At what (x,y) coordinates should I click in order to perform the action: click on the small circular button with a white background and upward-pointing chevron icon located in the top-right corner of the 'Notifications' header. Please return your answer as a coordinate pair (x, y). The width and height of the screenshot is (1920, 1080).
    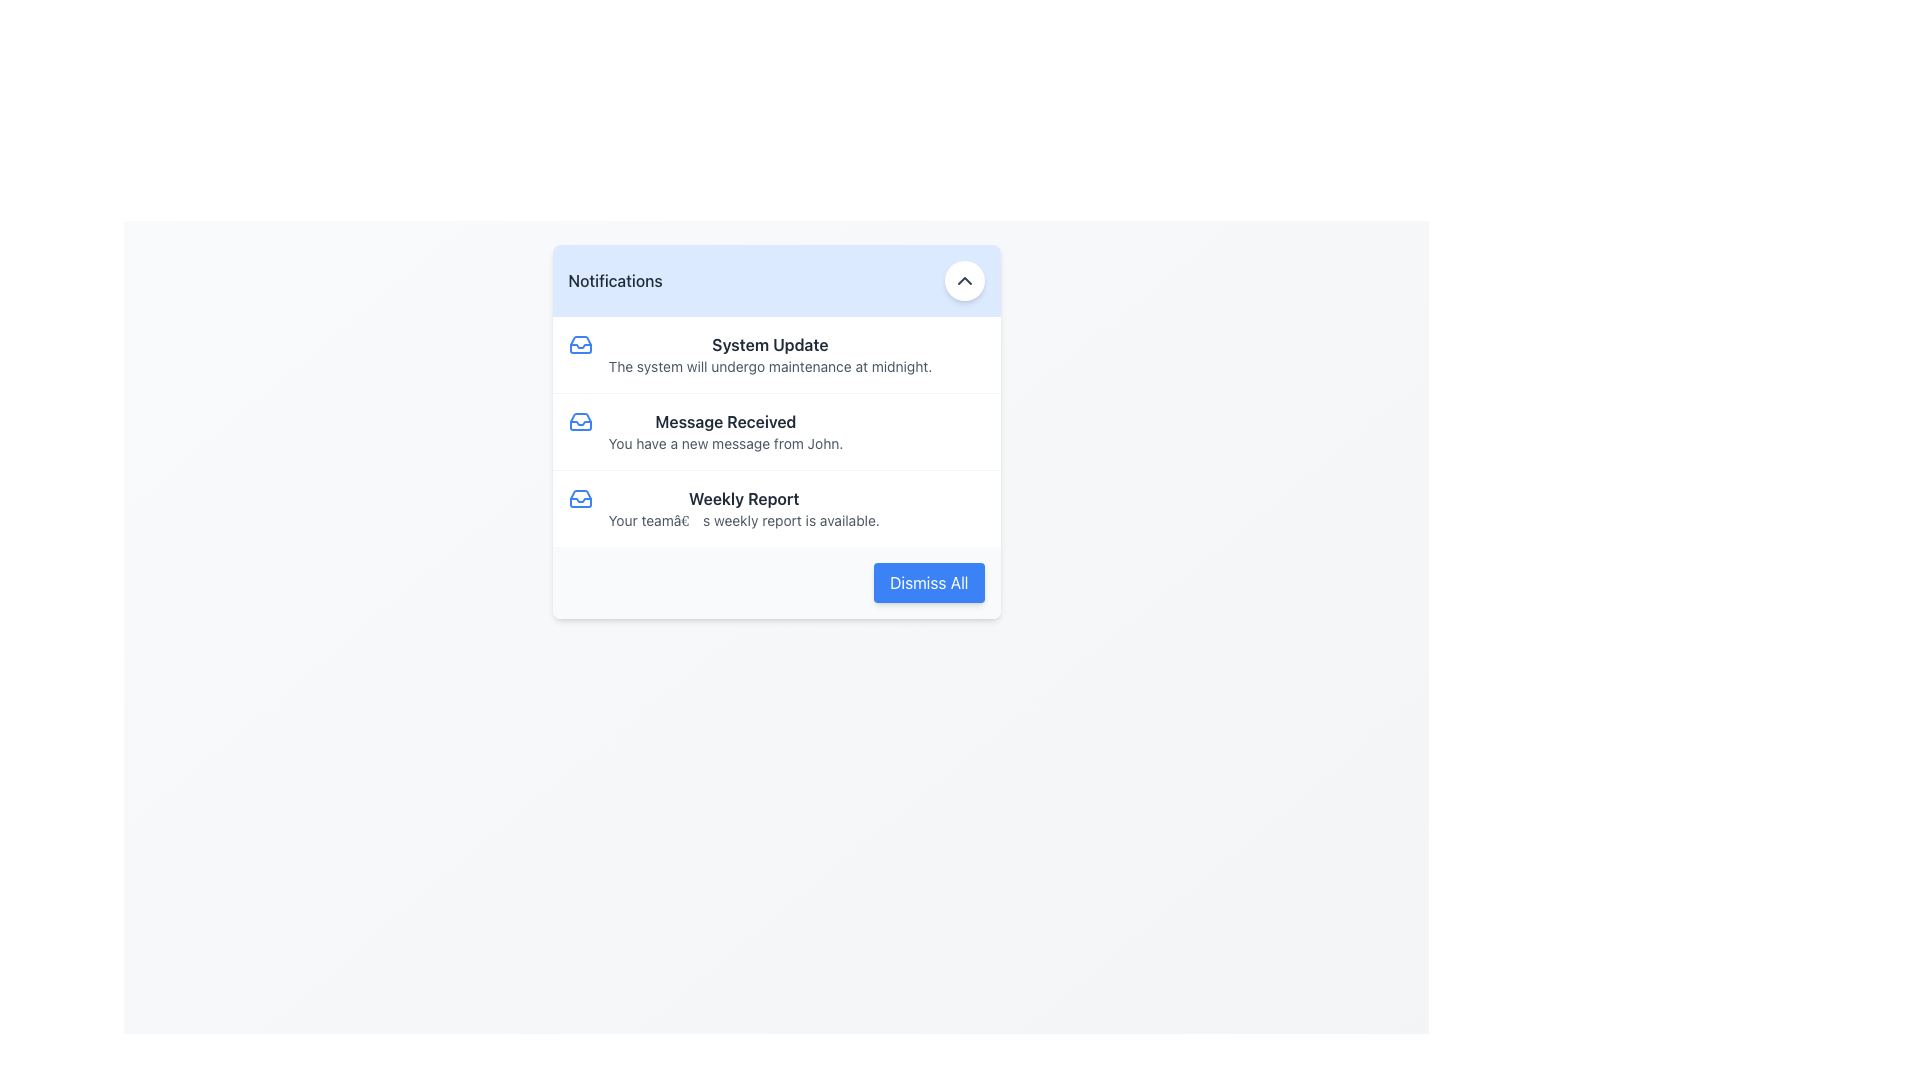
    Looking at the image, I should click on (964, 281).